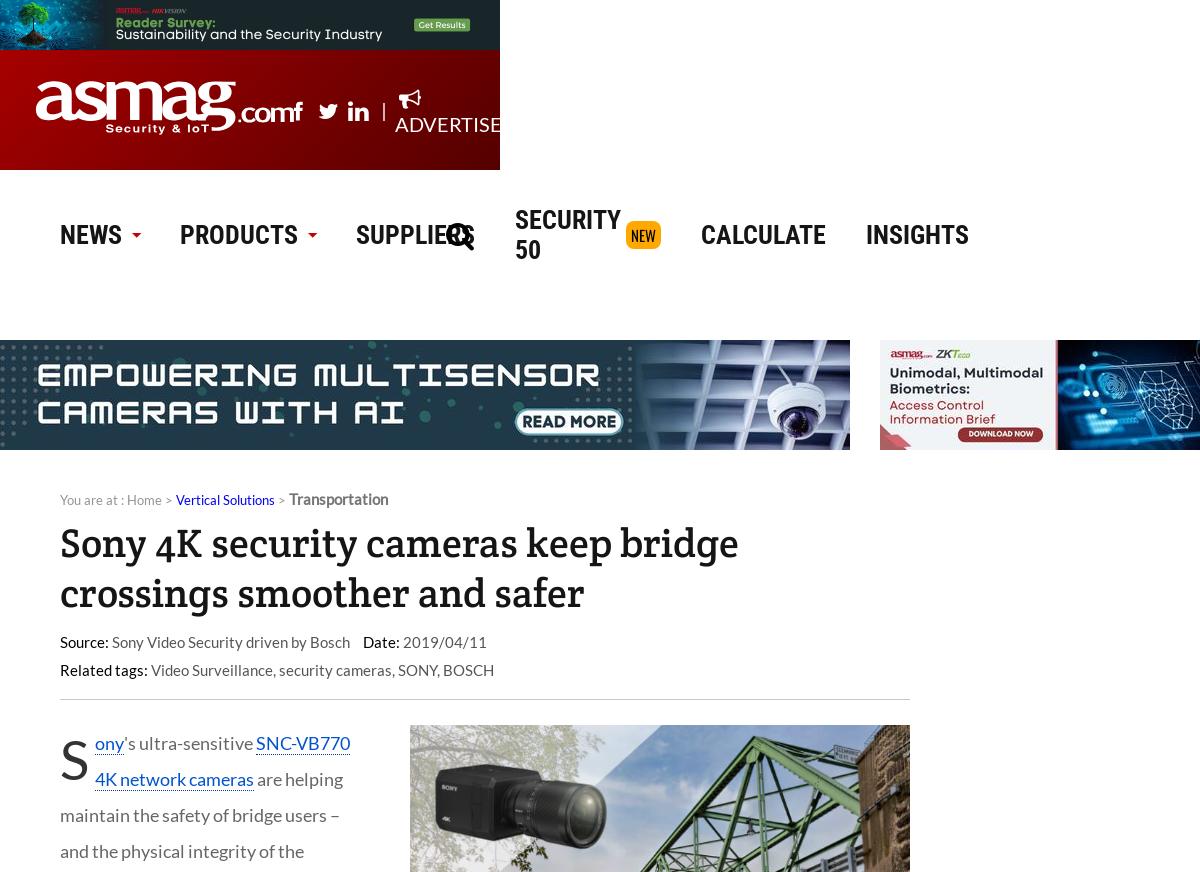 The width and height of the screenshot is (1200, 872). Describe the element at coordinates (278, 668) in the screenshot. I see `'security cameras'` at that location.